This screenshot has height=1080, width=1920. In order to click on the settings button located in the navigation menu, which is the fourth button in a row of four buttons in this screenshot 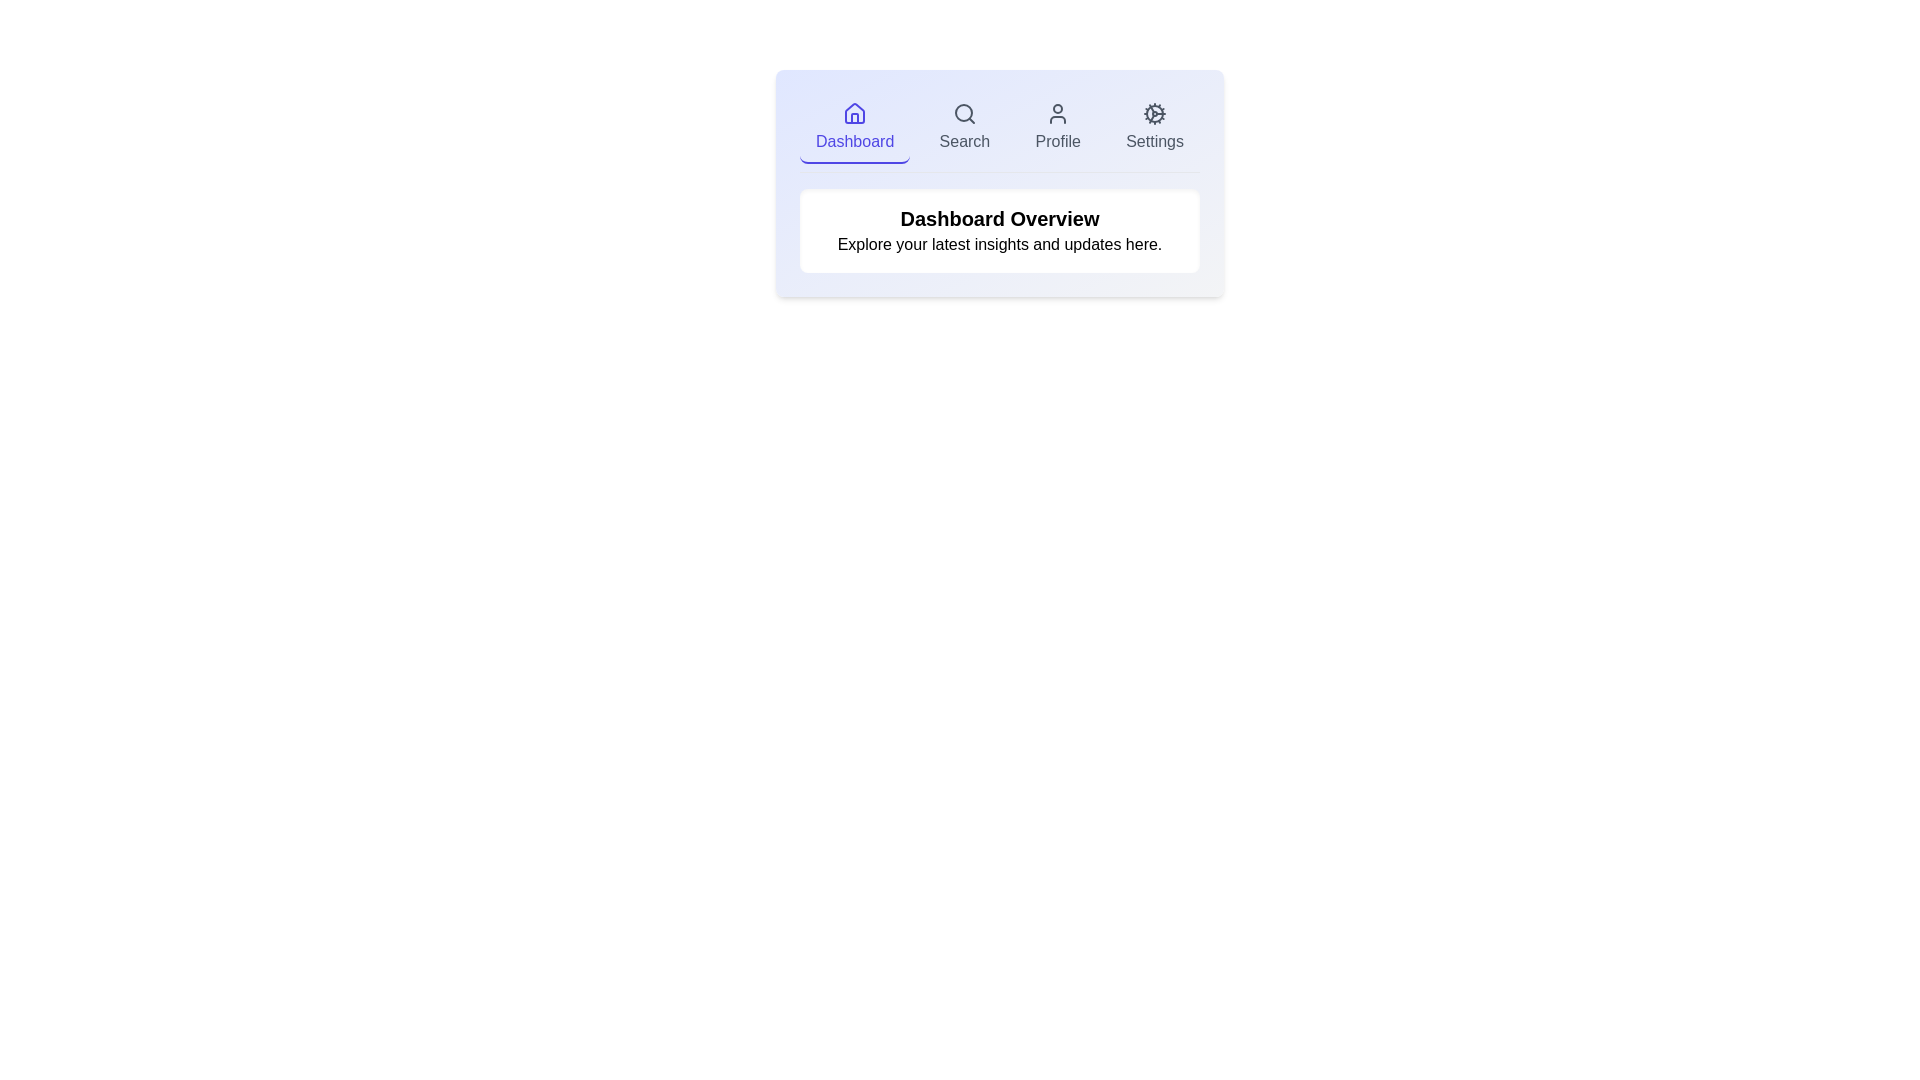, I will do `click(1155, 128)`.